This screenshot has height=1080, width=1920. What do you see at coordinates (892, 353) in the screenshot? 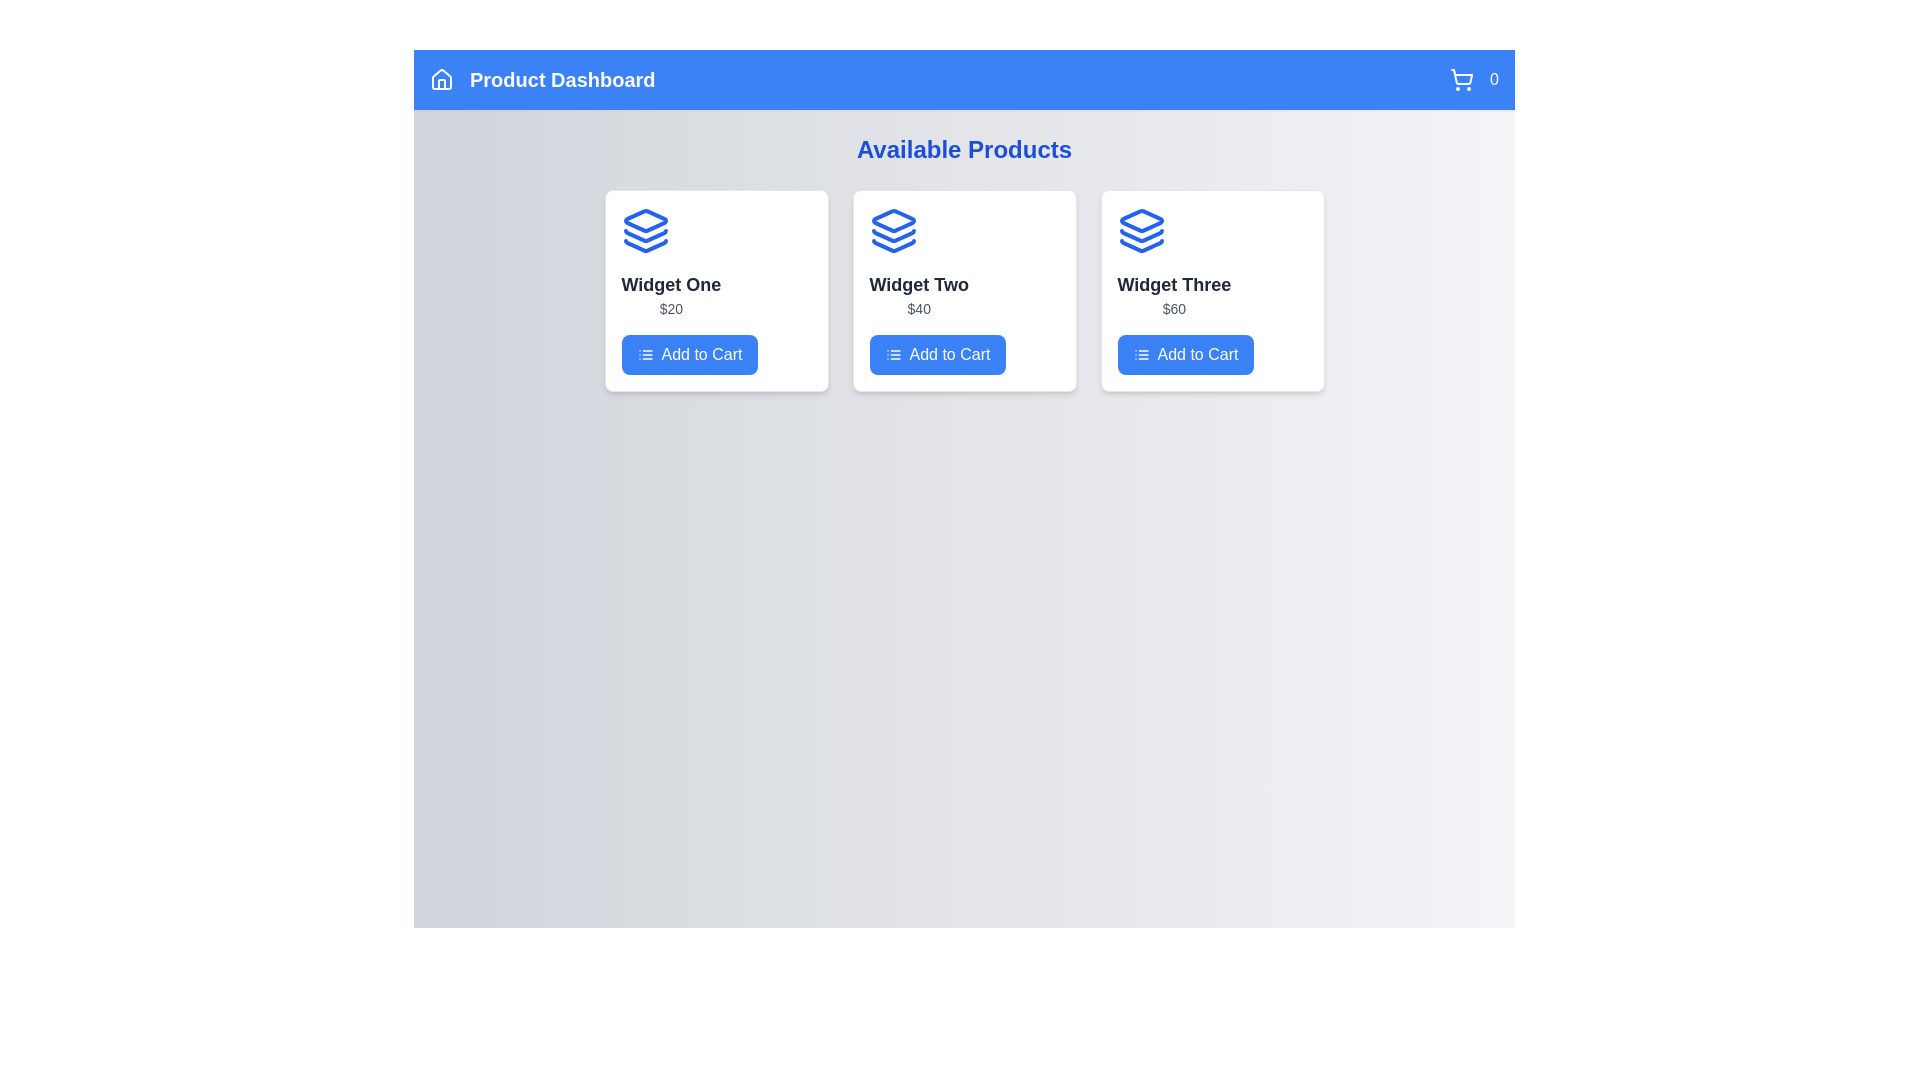
I see `the list icon within the blue 'Add to Cart' button located beneath the product information card of 'Widget Two'` at bounding box center [892, 353].